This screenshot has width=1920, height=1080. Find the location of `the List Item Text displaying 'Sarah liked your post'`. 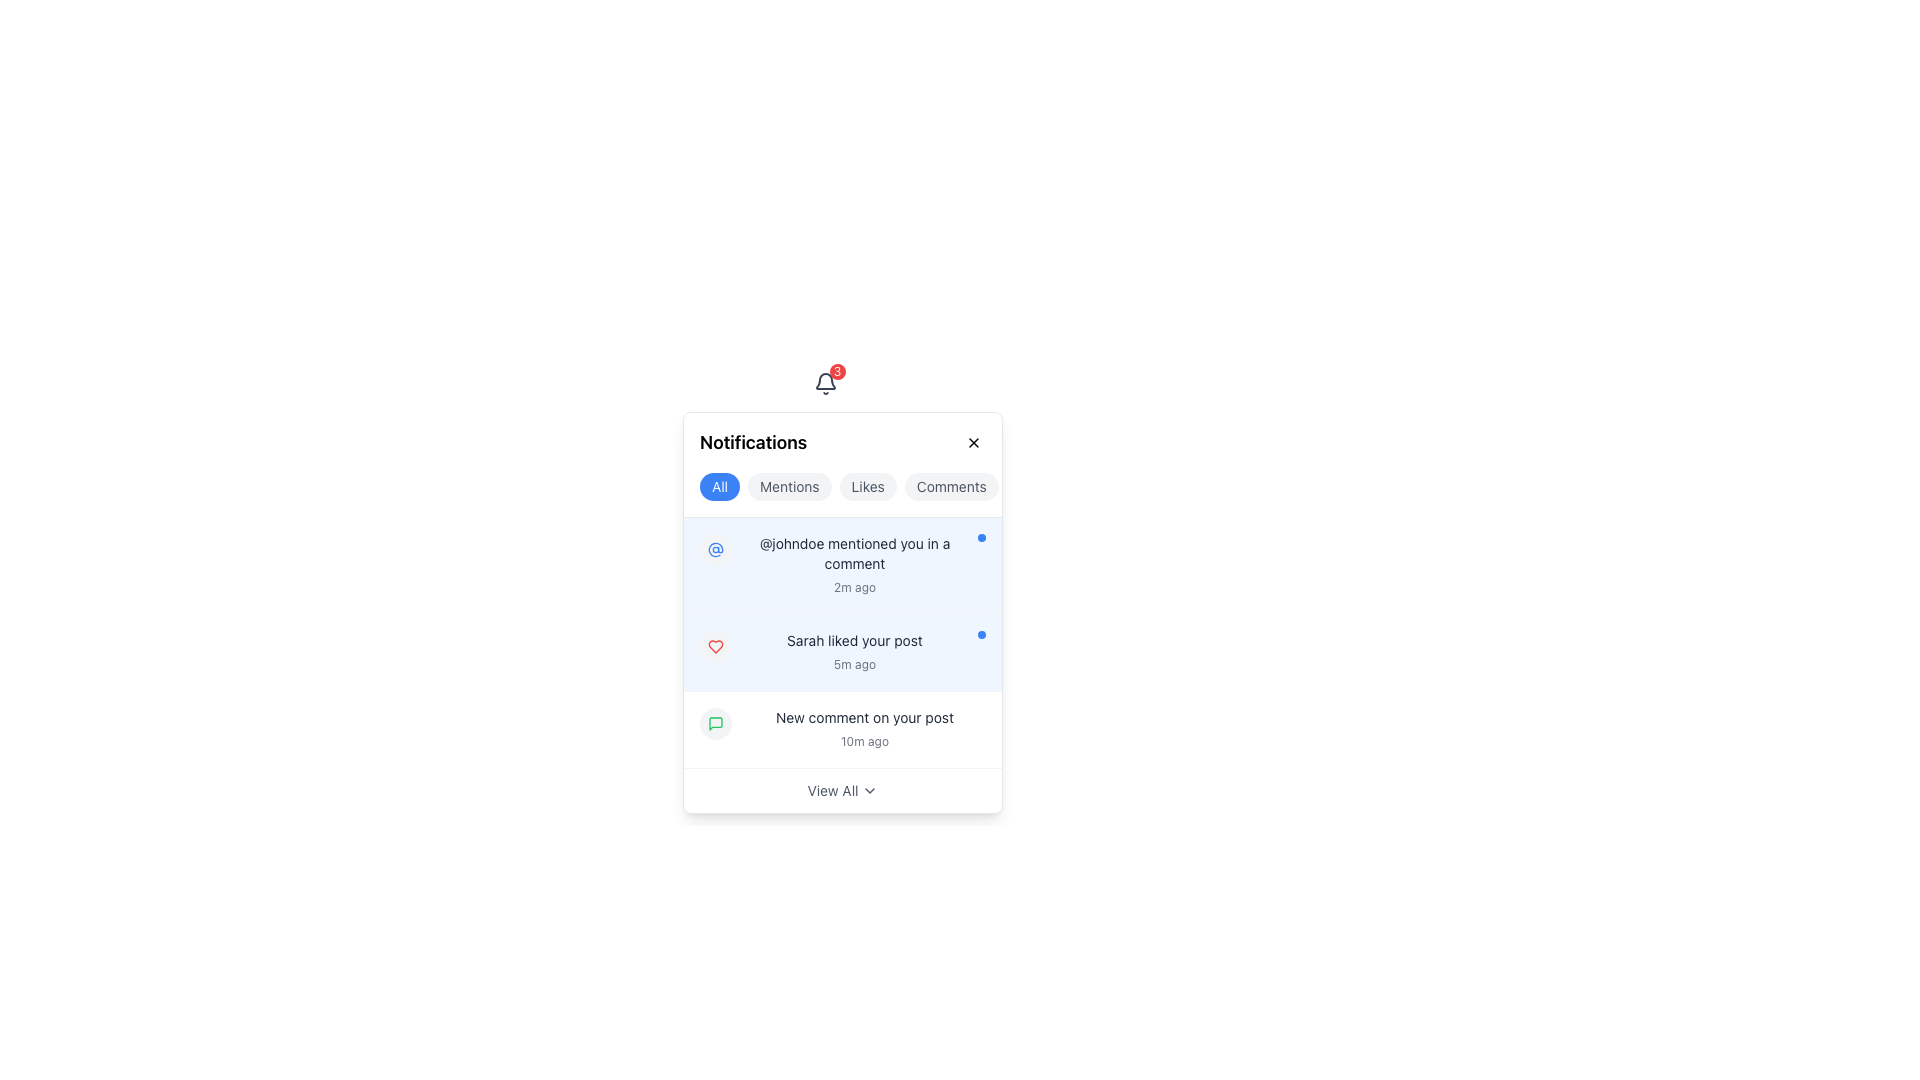

the List Item Text displaying 'Sarah liked your post' is located at coordinates (854, 652).